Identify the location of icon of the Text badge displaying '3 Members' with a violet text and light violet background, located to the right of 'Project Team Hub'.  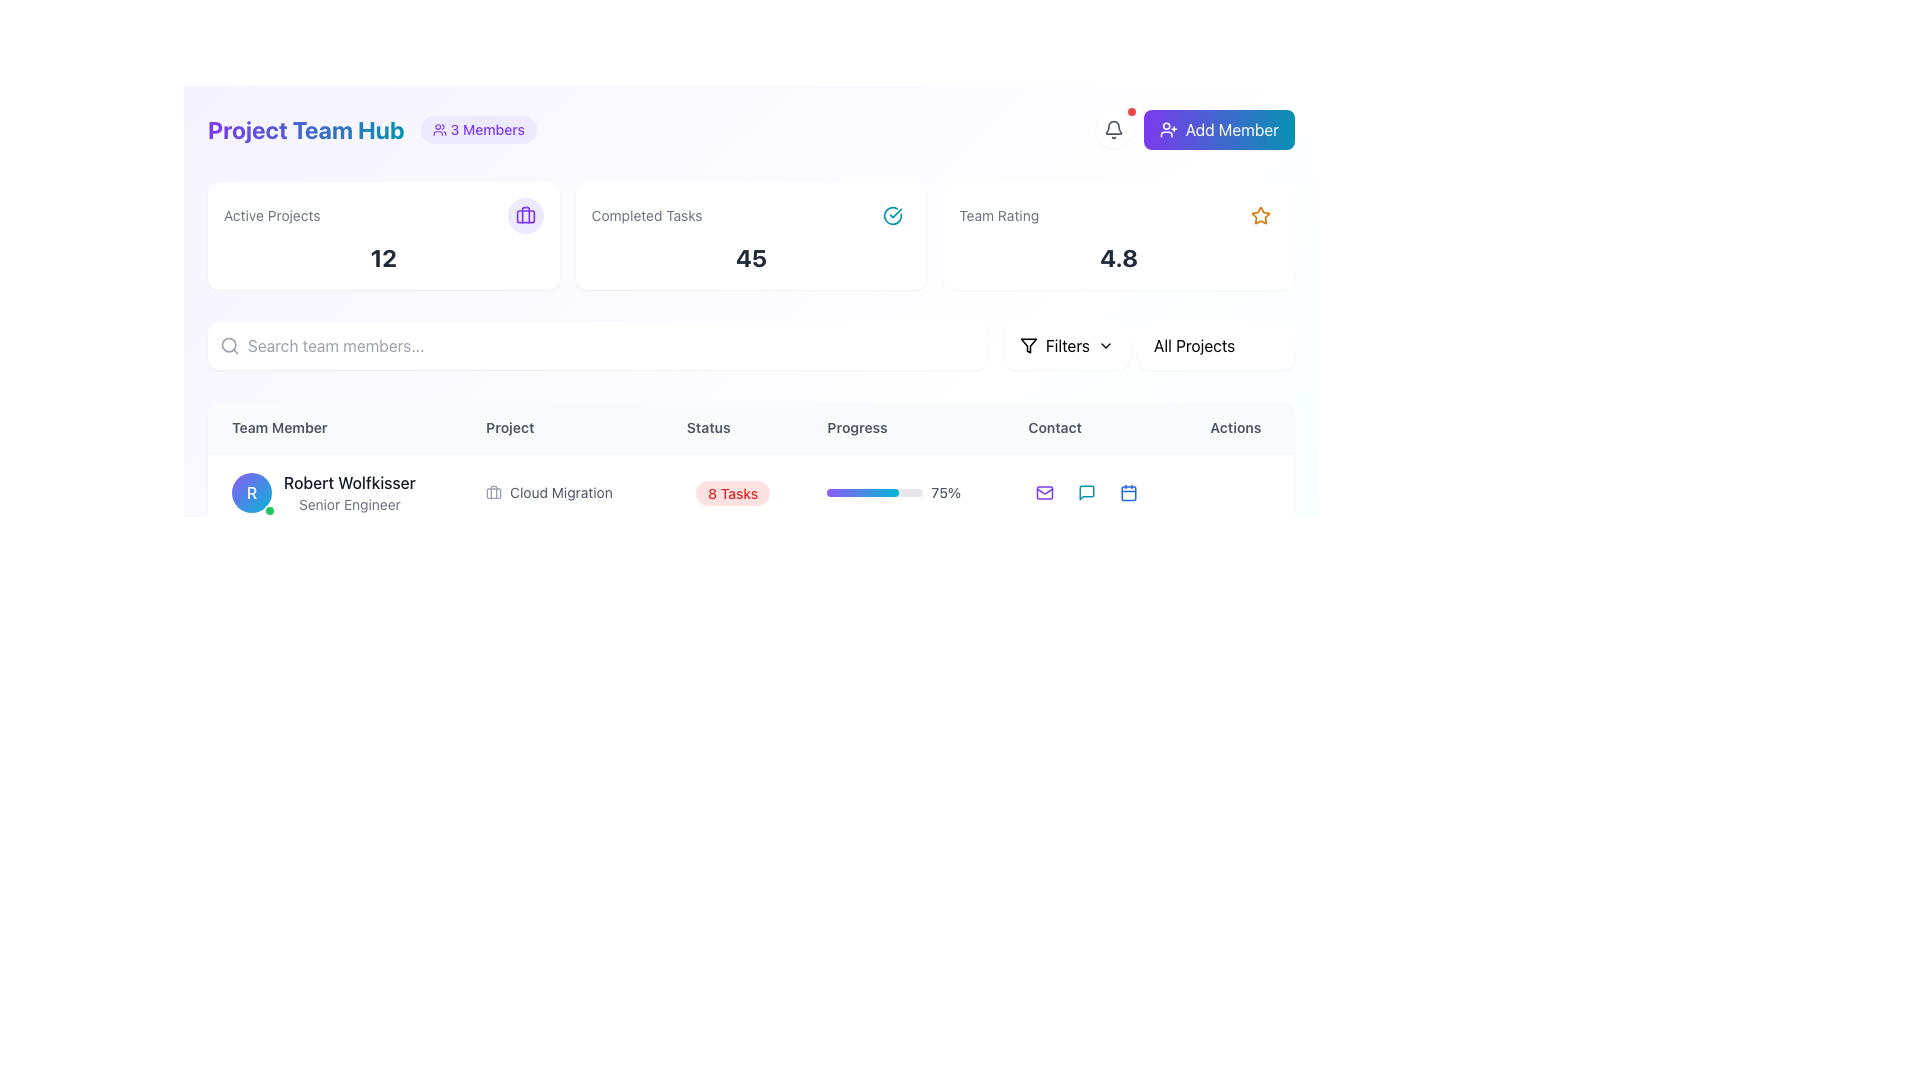
(477, 130).